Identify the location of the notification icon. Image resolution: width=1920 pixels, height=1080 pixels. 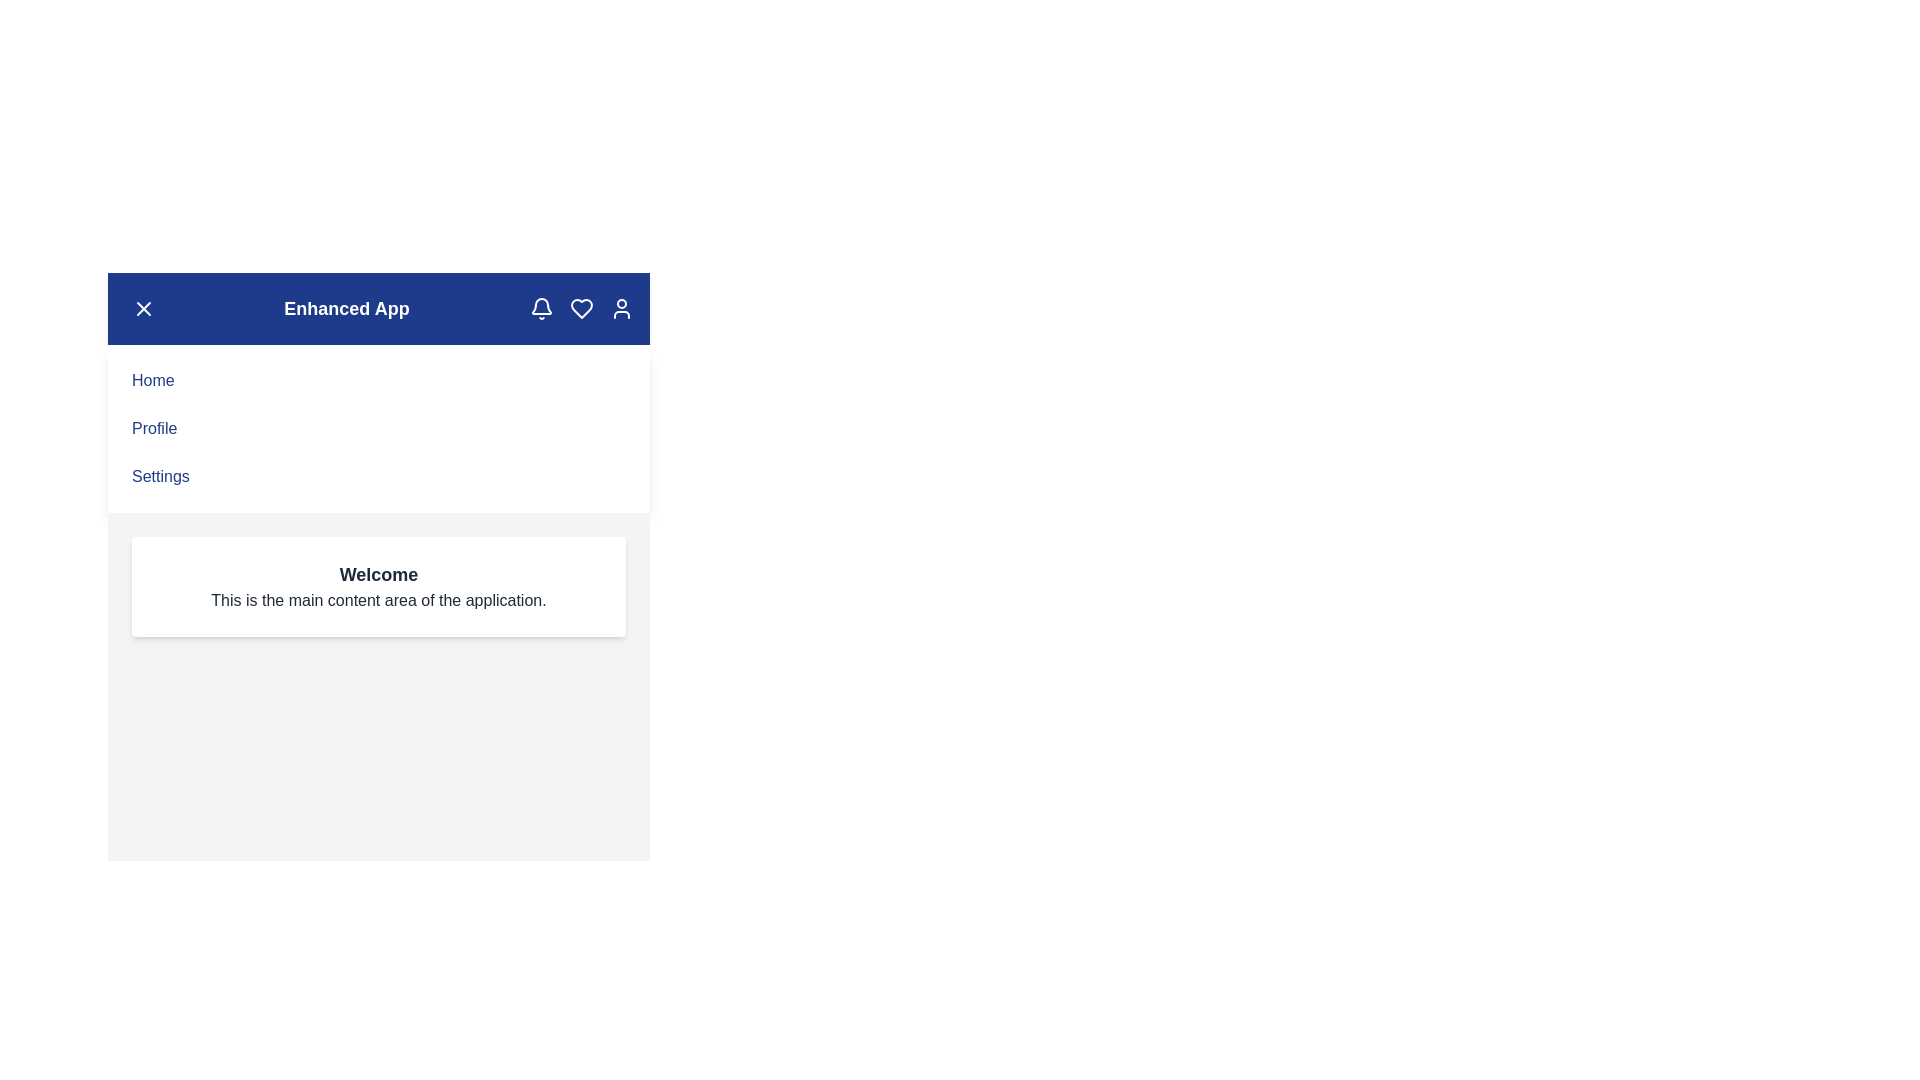
(542, 308).